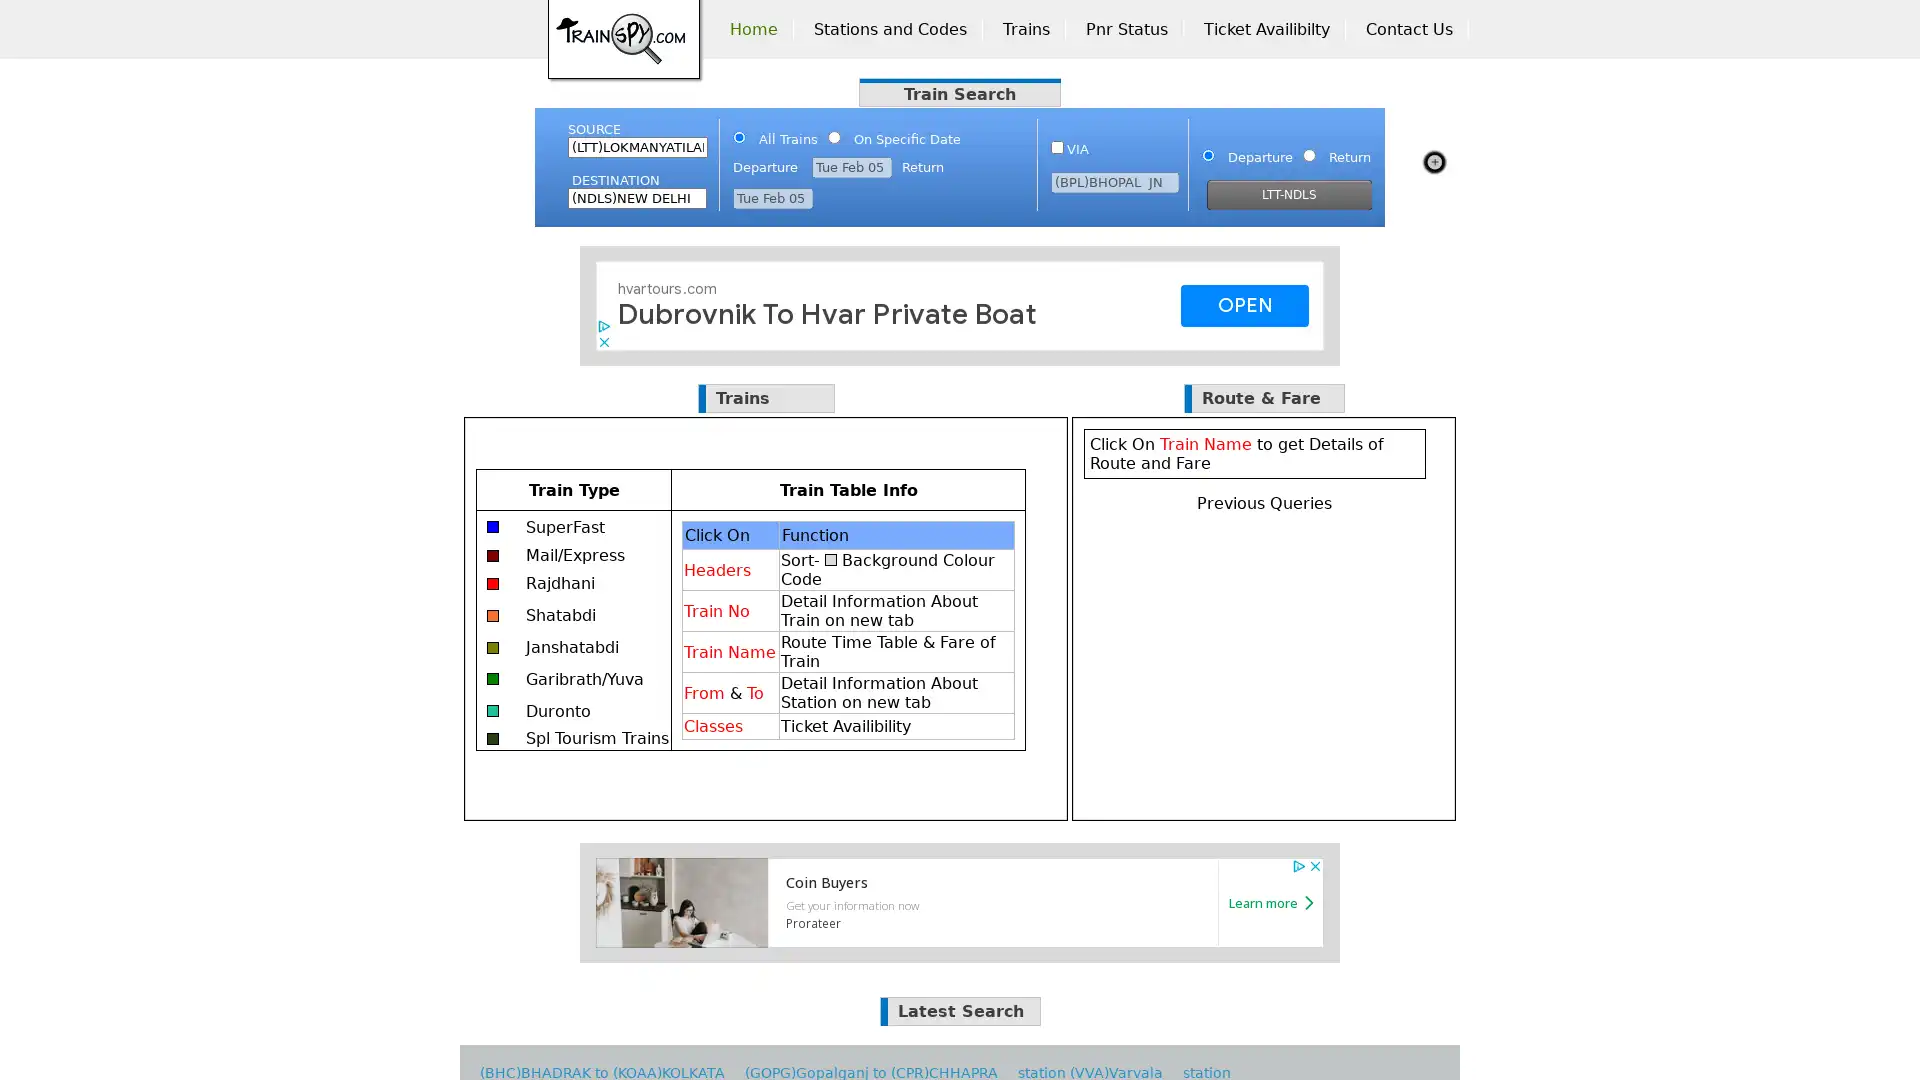 The width and height of the screenshot is (1920, 1080). I want to click on LTT-NDLS, so click(1289, 195).